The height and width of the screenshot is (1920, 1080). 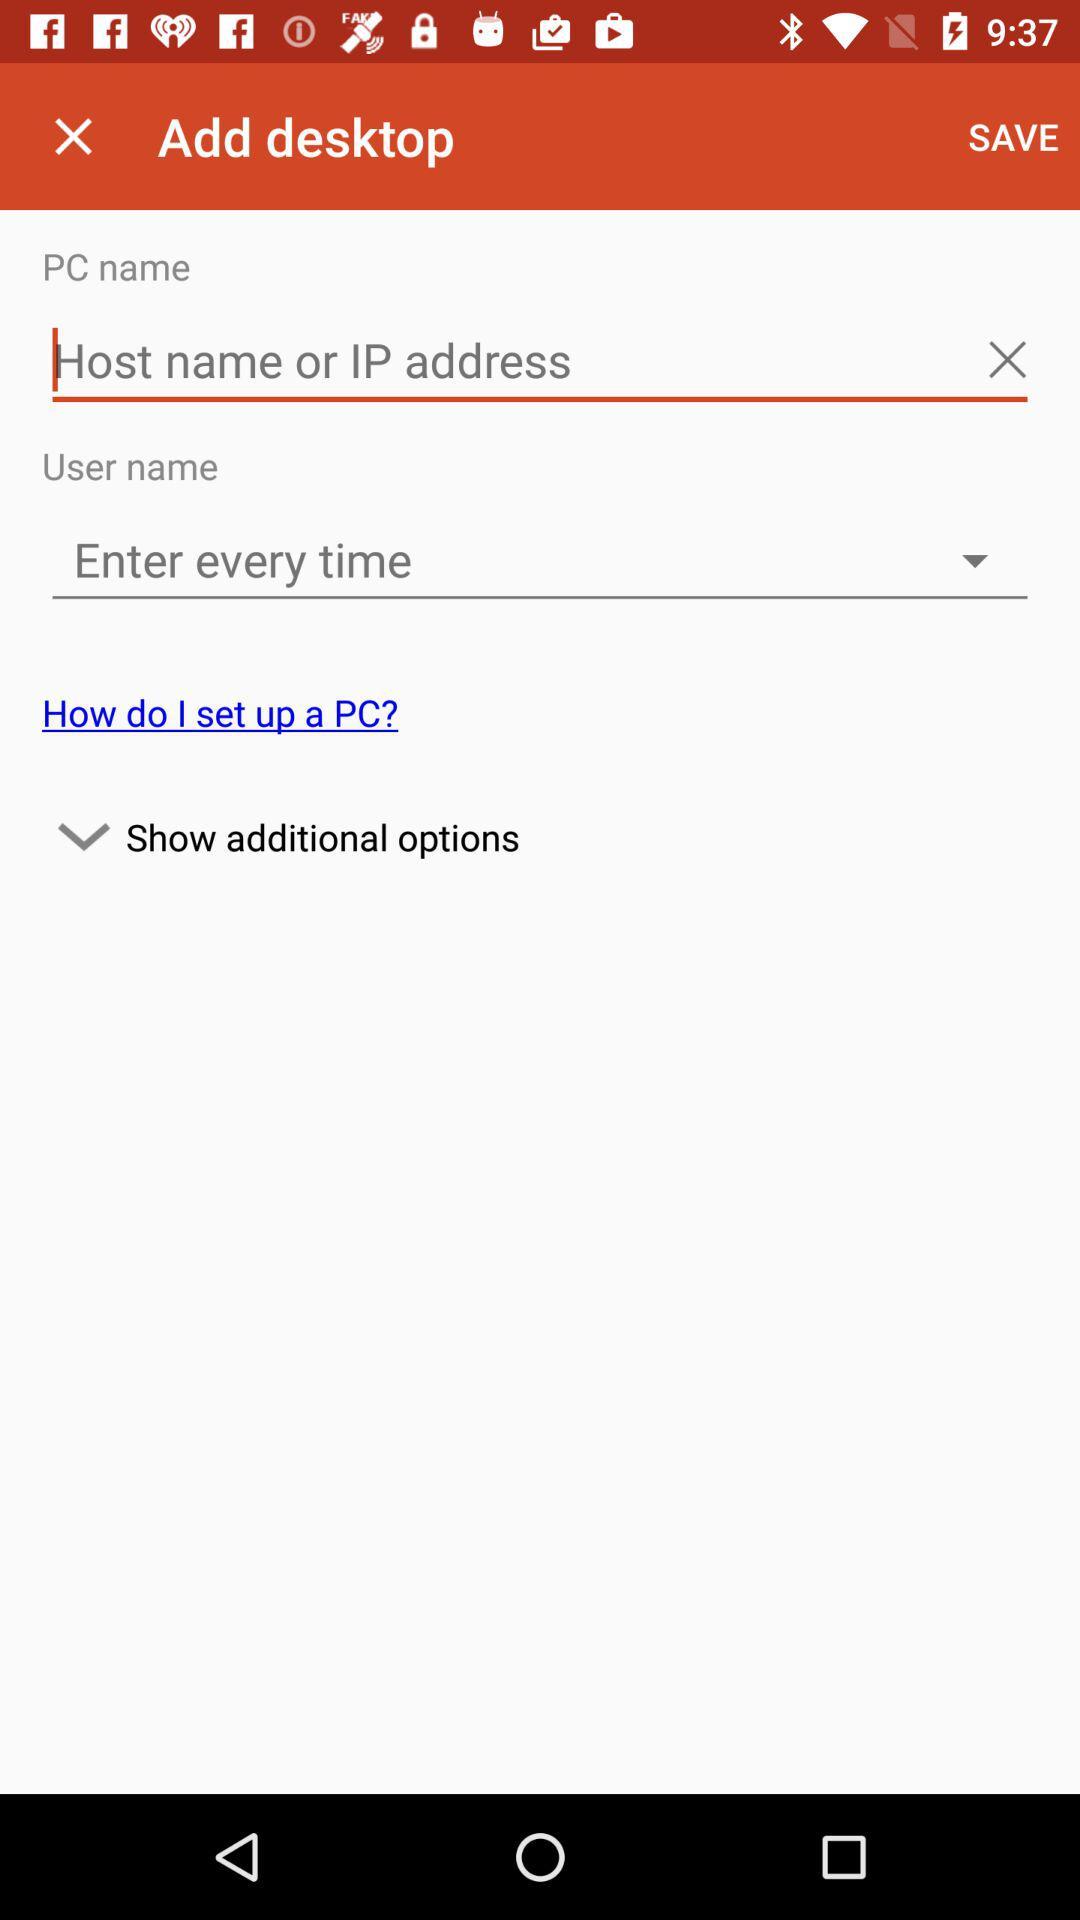 I want to click on the how do i icon, so click(x=220, y=712).